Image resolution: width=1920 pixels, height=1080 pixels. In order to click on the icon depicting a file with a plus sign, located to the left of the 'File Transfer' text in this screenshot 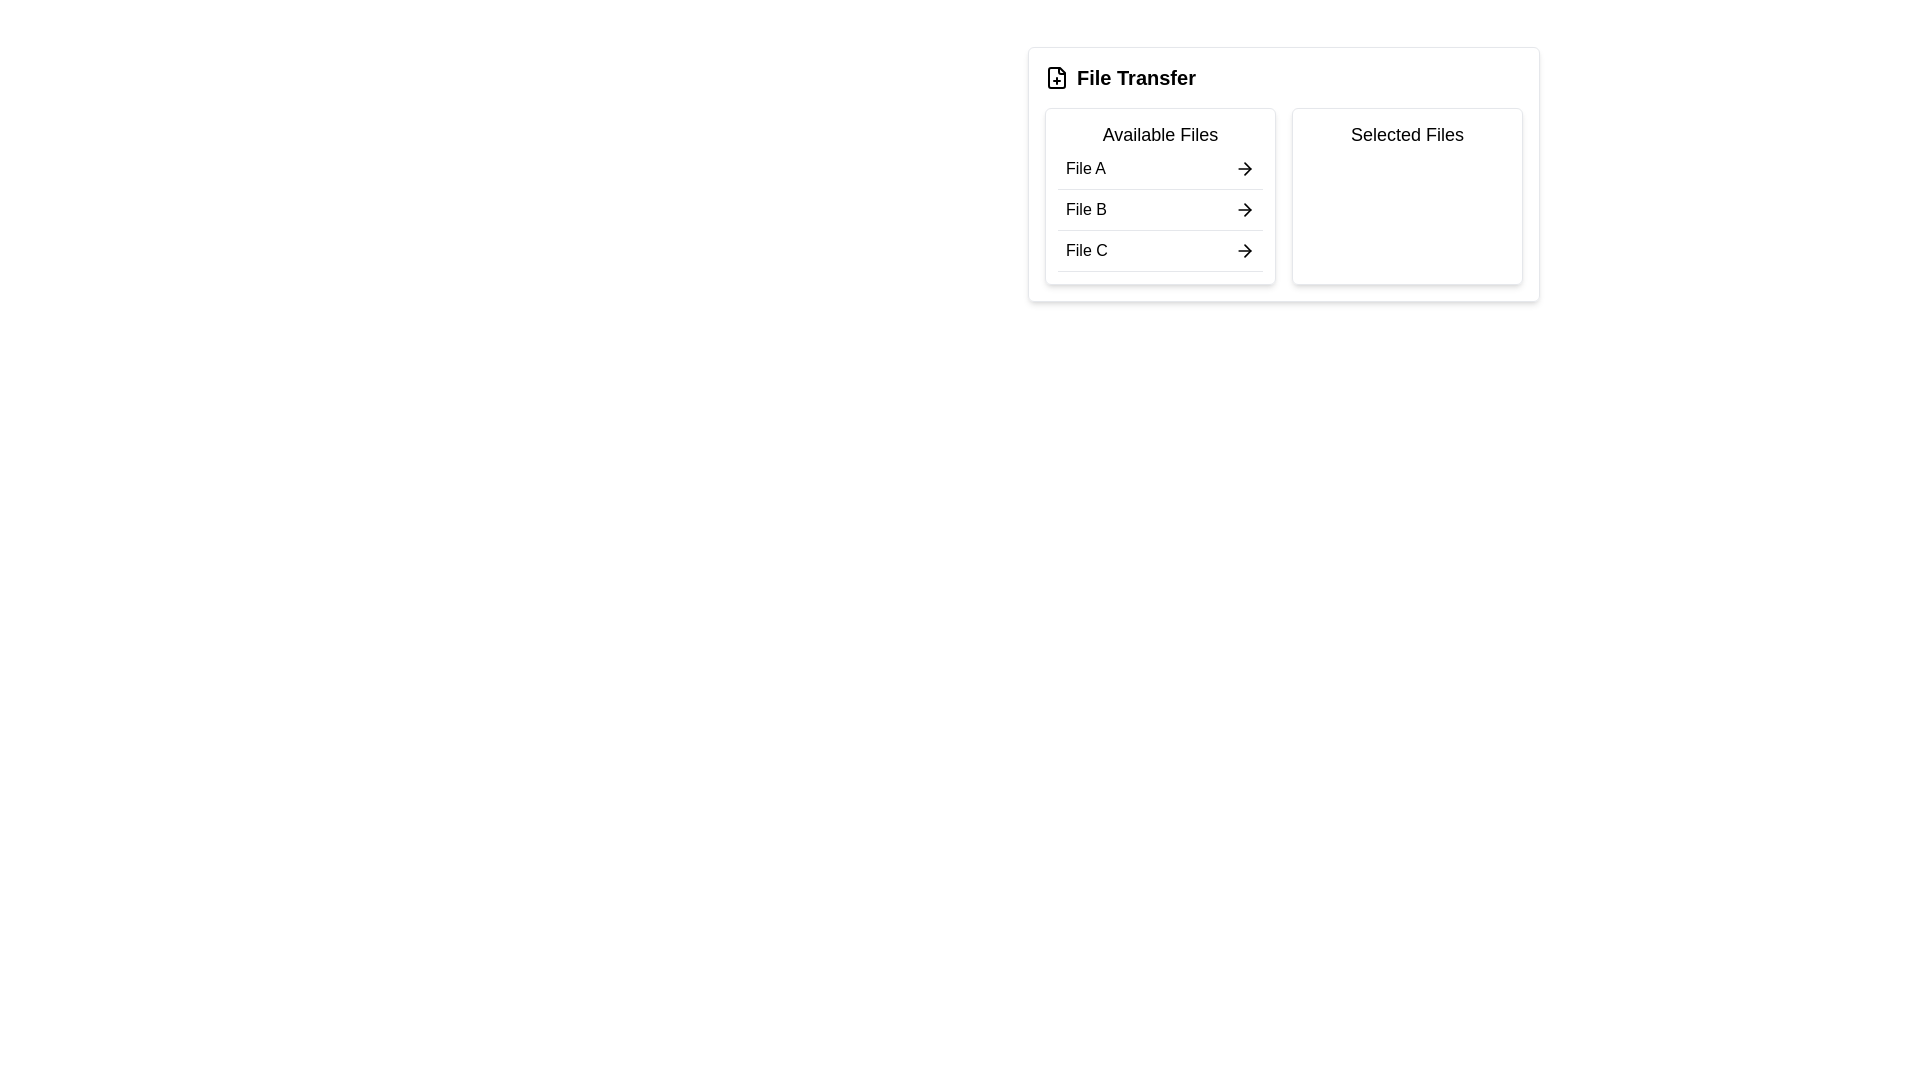, I will do `click(1055, 76)`.